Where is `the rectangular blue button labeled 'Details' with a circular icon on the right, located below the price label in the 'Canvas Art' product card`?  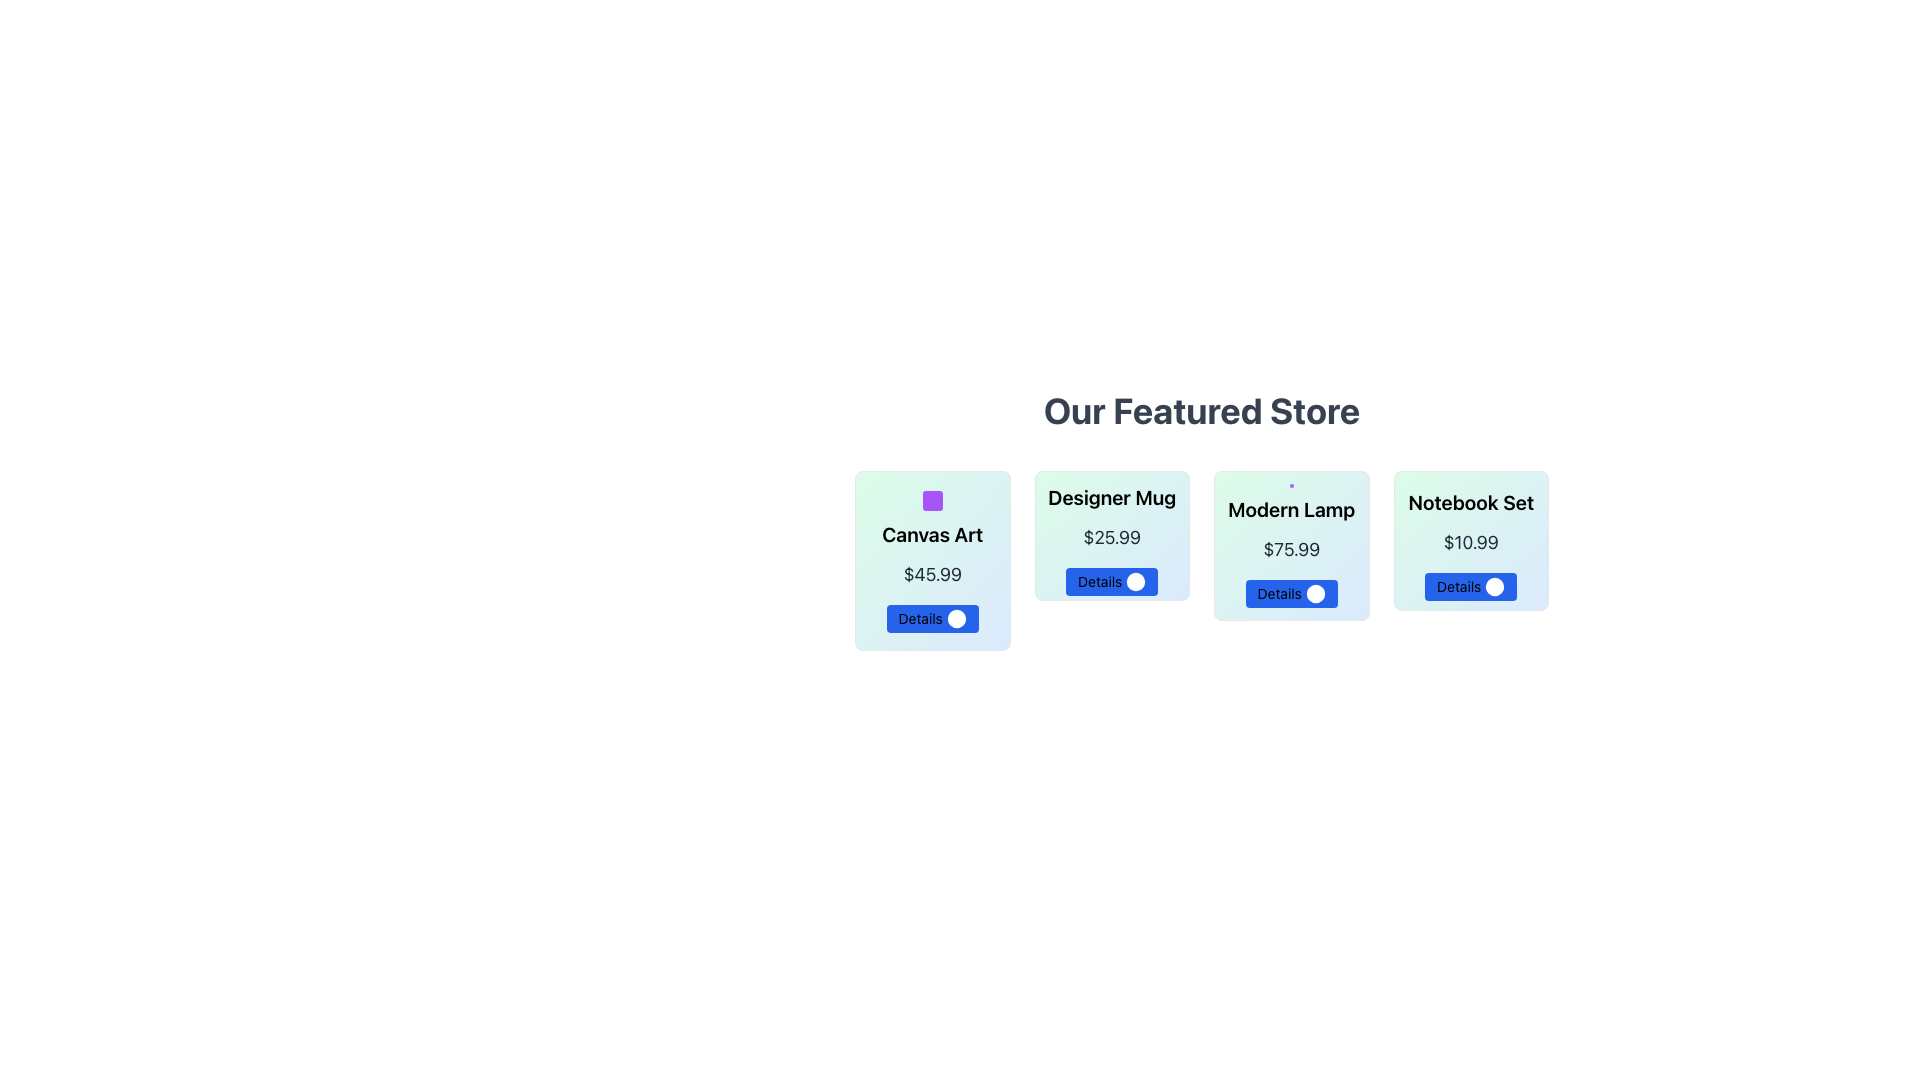
the rectangular blue button labeled 'Details' with a circular icon on the right, located below the price label in the 'Canvas Art' product card is located at coordinates (931, 617).